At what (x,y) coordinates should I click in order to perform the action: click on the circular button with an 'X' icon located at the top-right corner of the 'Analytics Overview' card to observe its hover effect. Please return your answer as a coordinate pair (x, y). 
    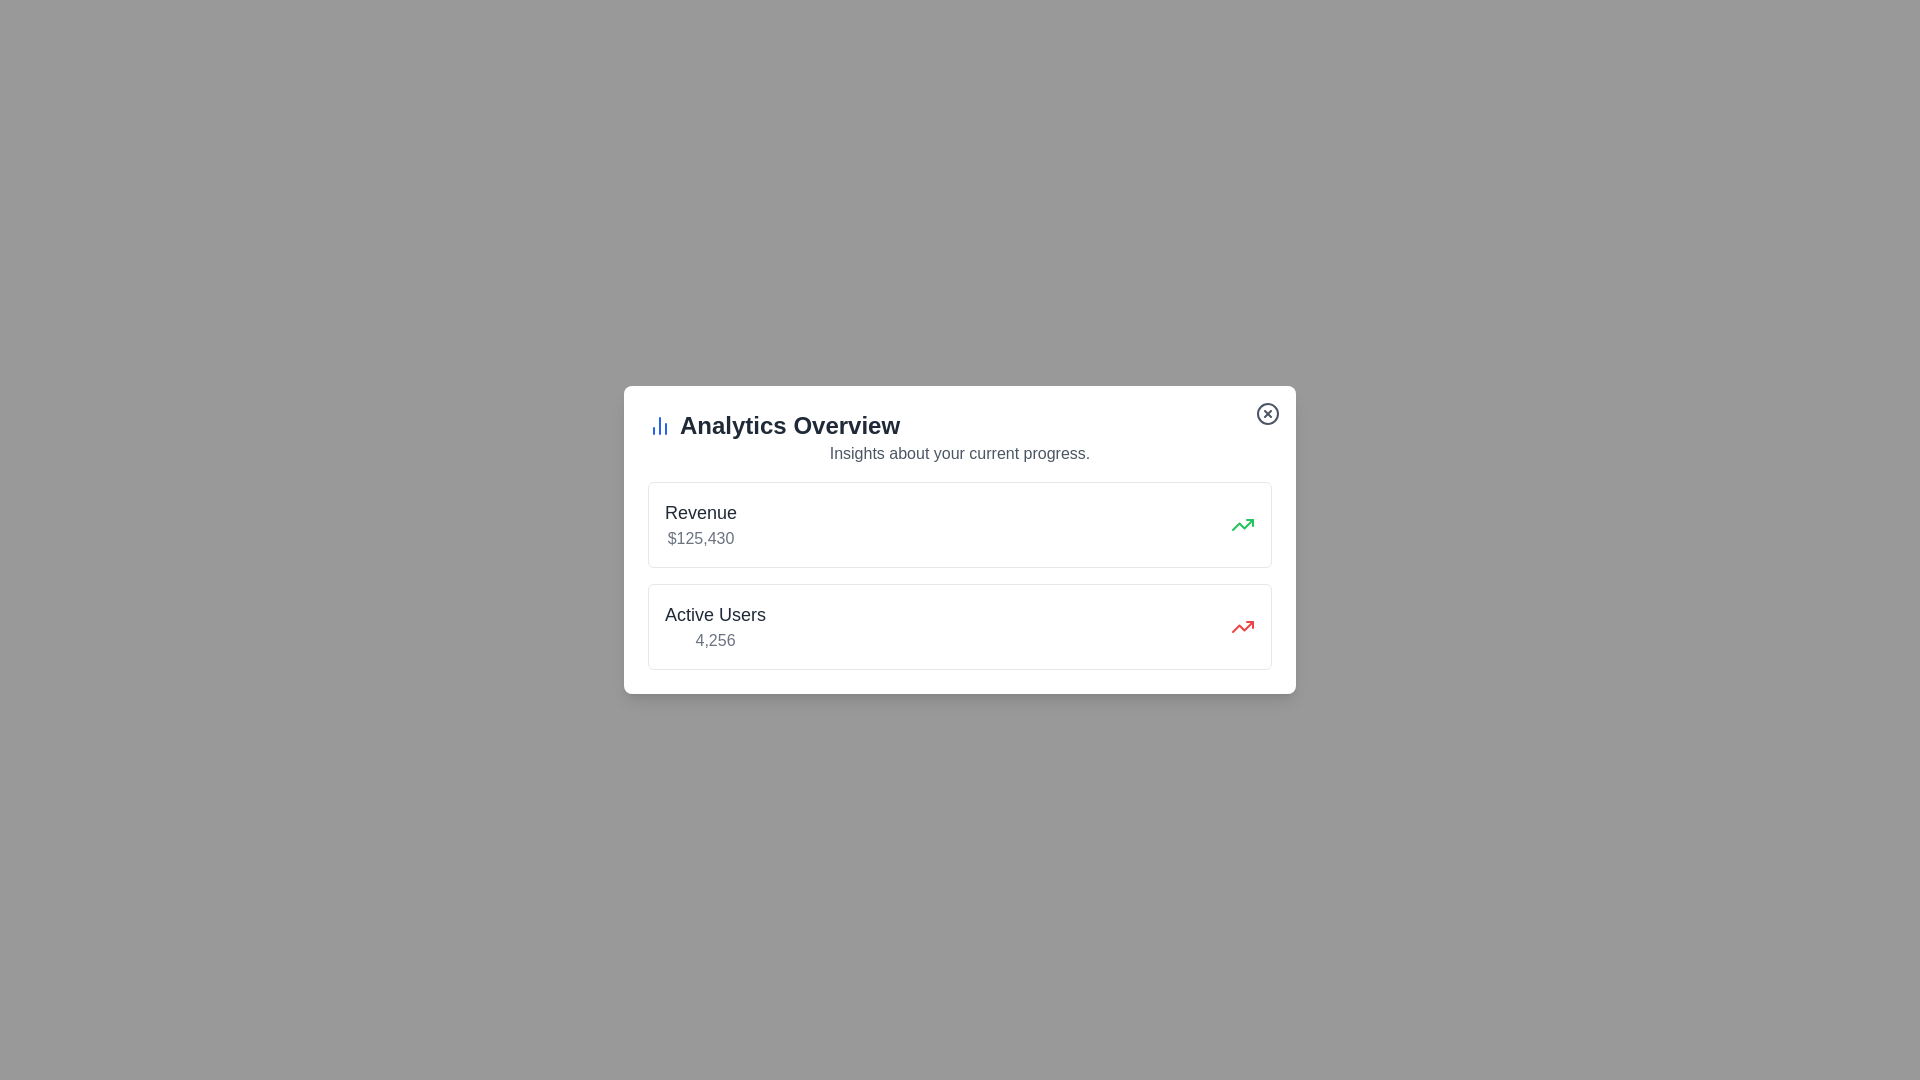
    Looking at the image, I should click on (1266, 412).